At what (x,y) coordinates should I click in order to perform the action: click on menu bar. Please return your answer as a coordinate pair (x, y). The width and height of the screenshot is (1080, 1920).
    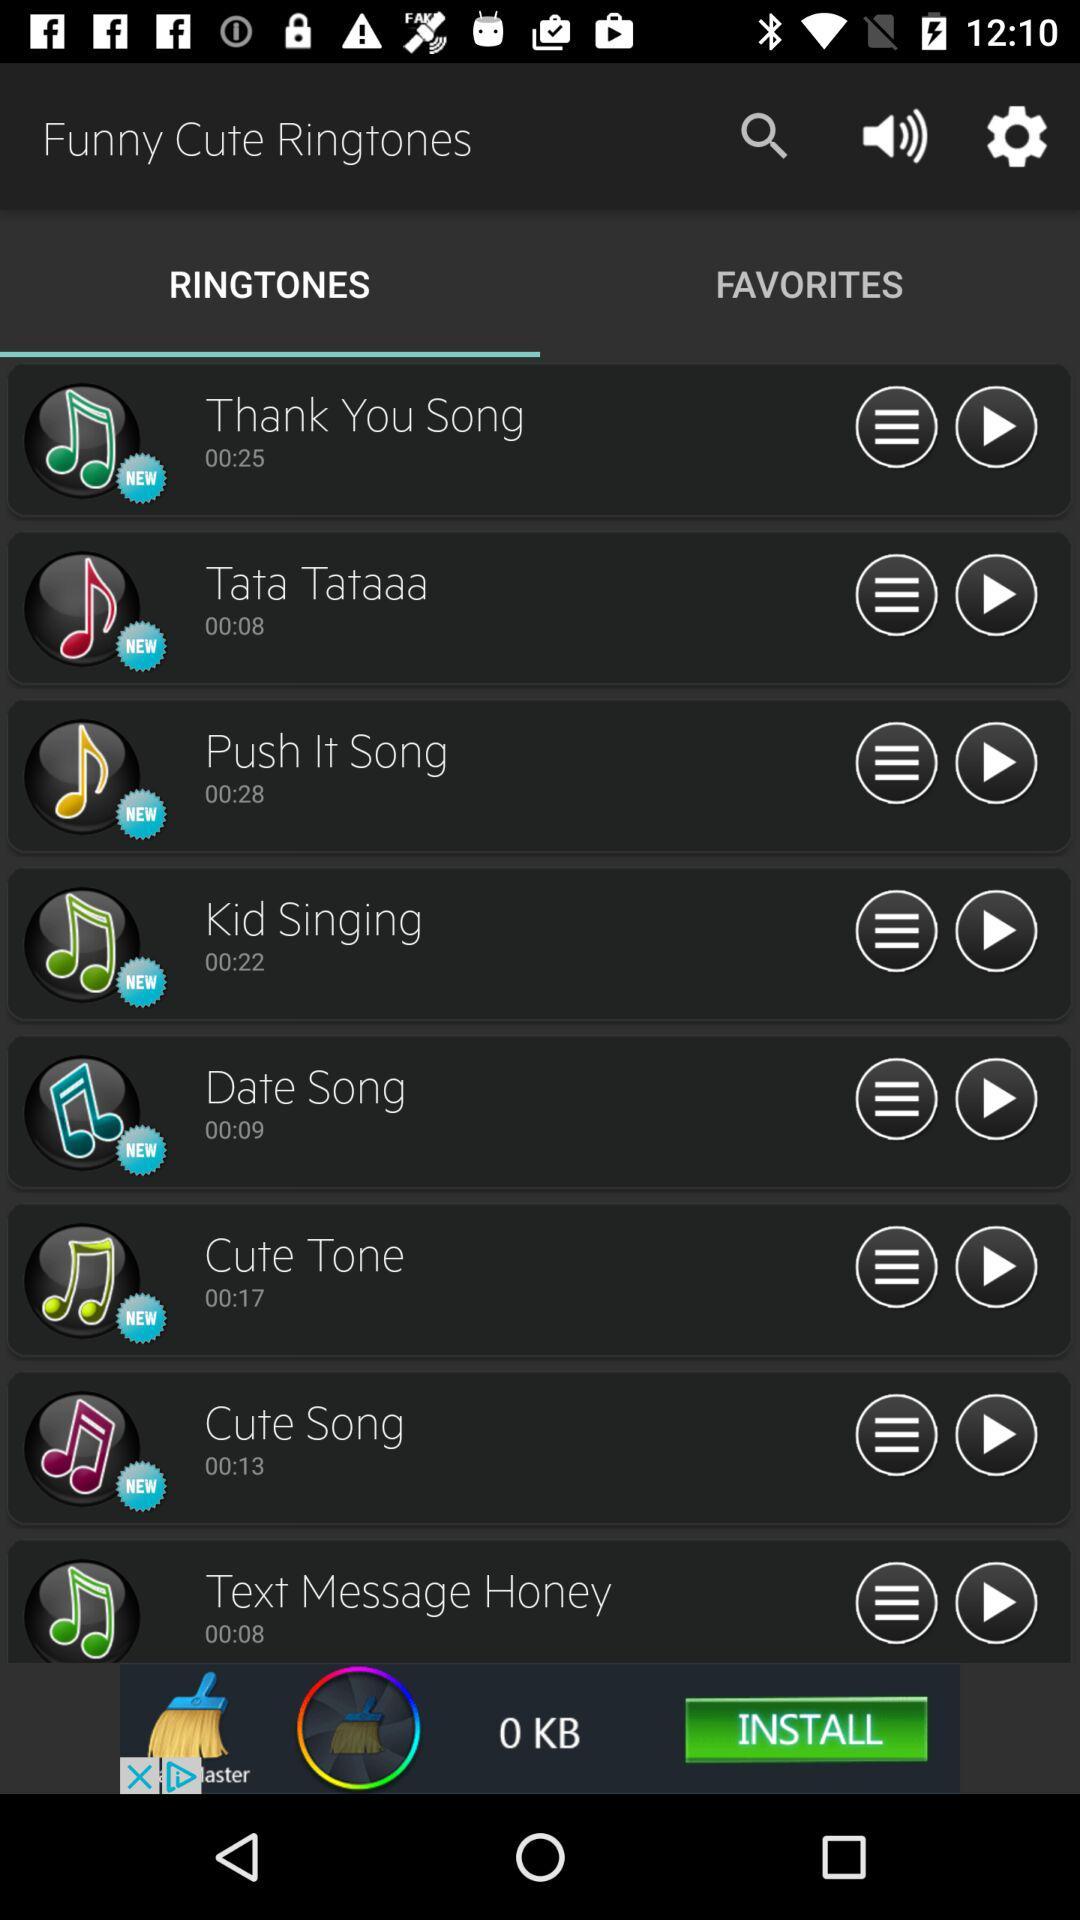
    Looking at the image, I should click on (895, 763).